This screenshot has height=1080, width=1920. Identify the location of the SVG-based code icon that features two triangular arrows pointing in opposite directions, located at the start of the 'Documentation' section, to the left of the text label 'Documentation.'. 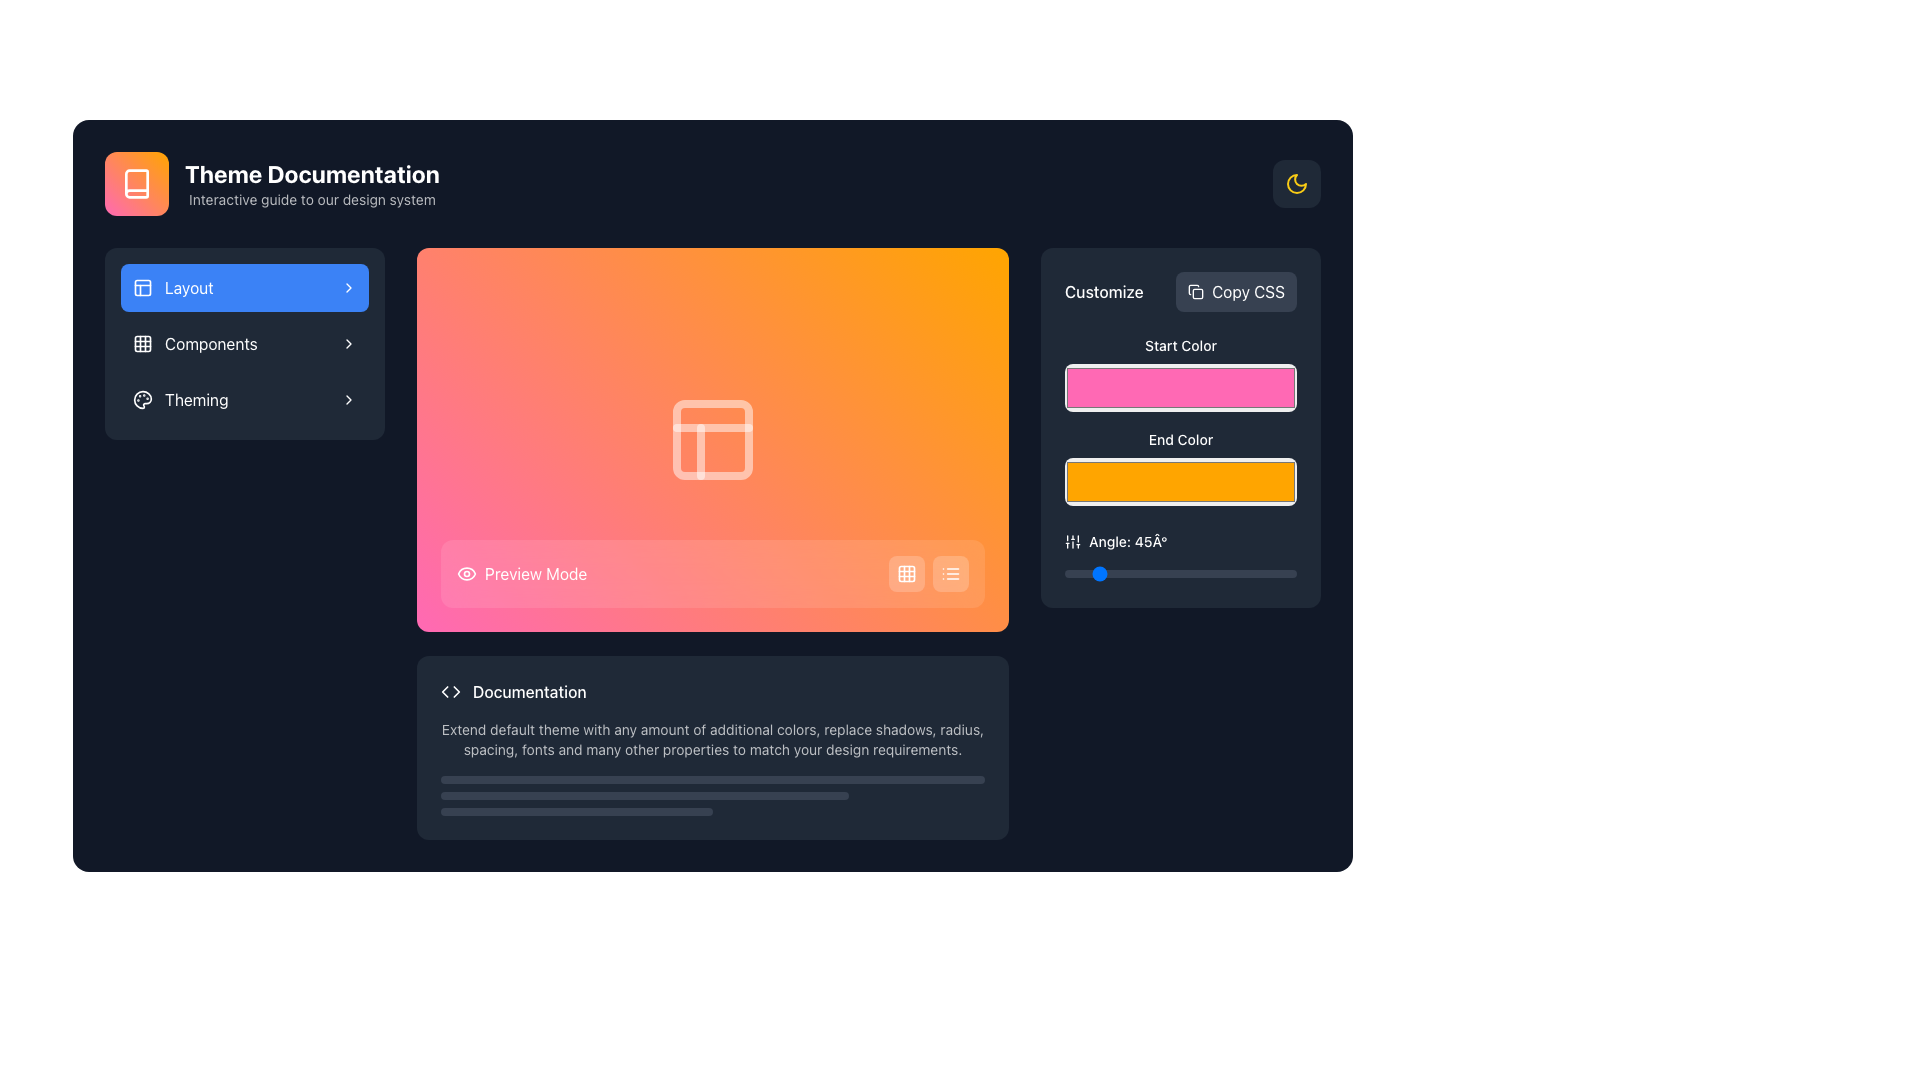
(450, 690).